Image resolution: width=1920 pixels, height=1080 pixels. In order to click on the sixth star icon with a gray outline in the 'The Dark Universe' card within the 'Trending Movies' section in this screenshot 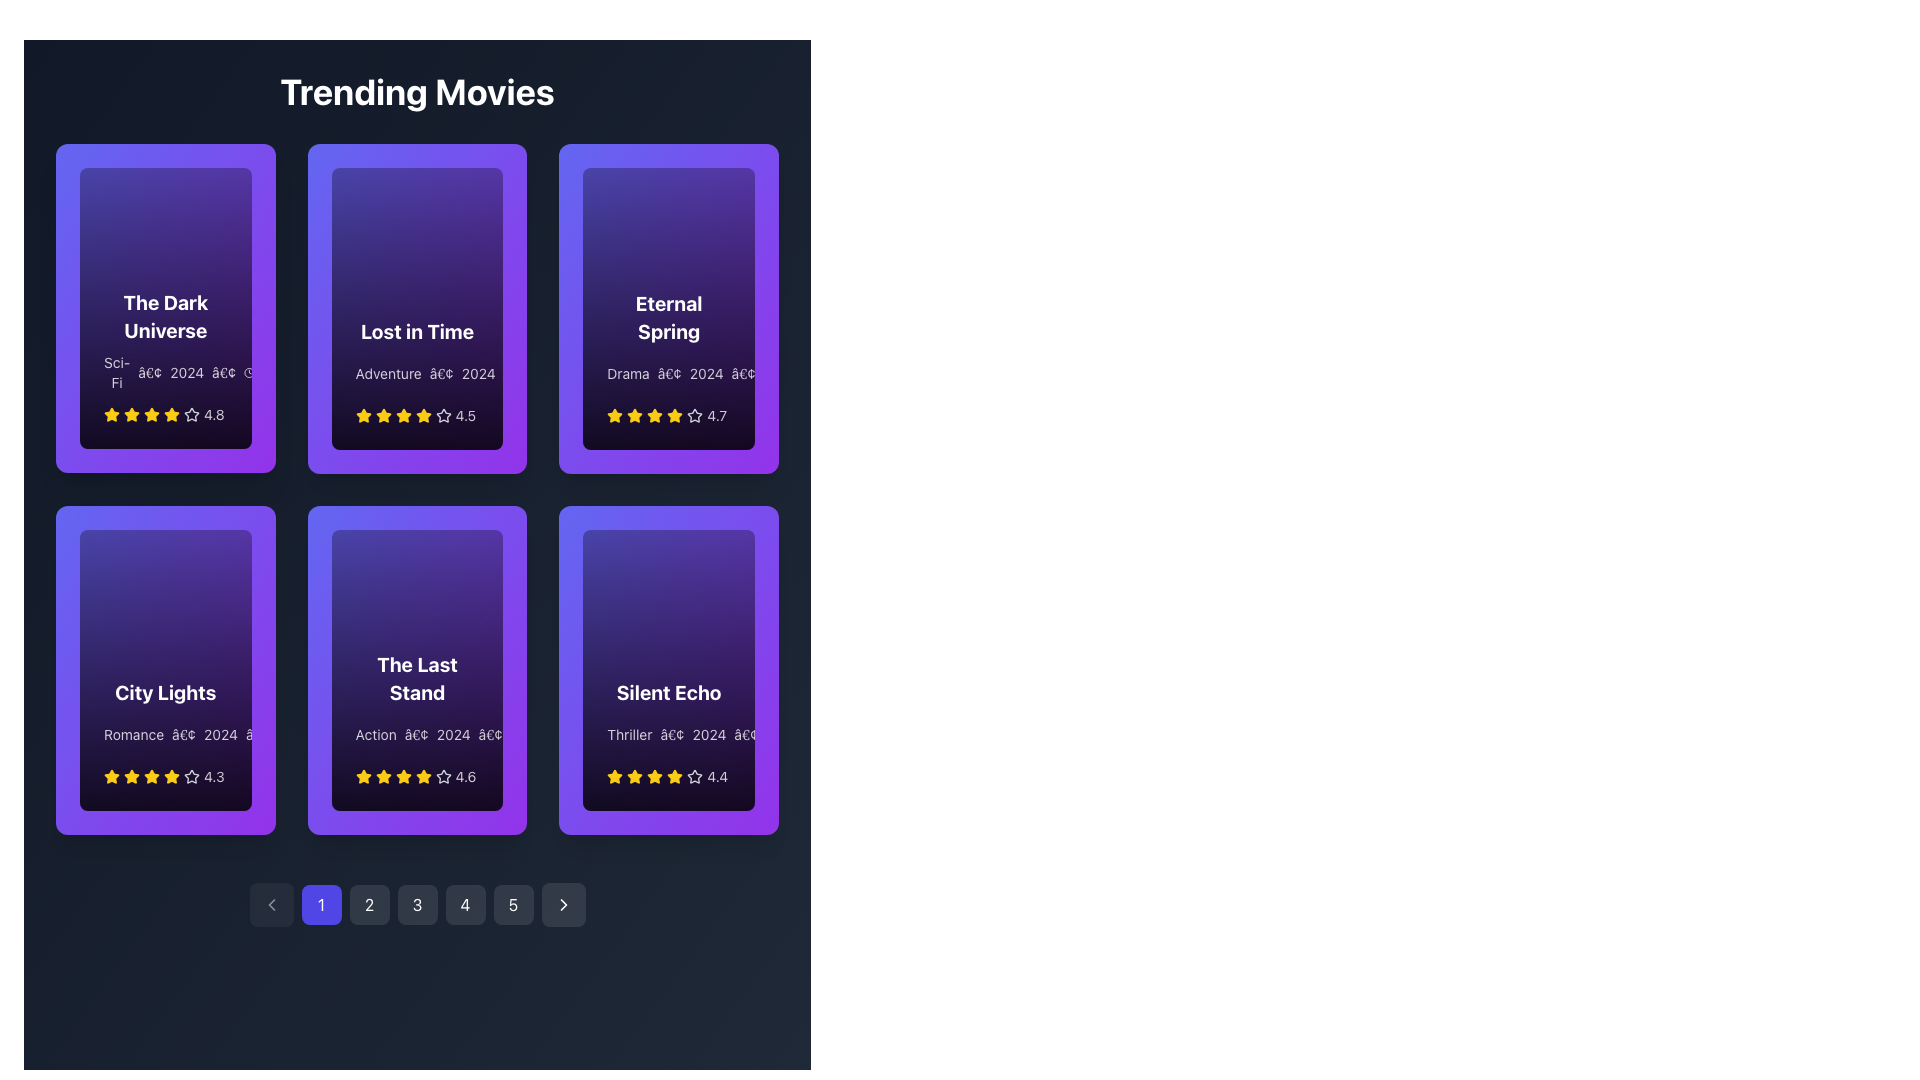, I will do `click(192, 414)`.